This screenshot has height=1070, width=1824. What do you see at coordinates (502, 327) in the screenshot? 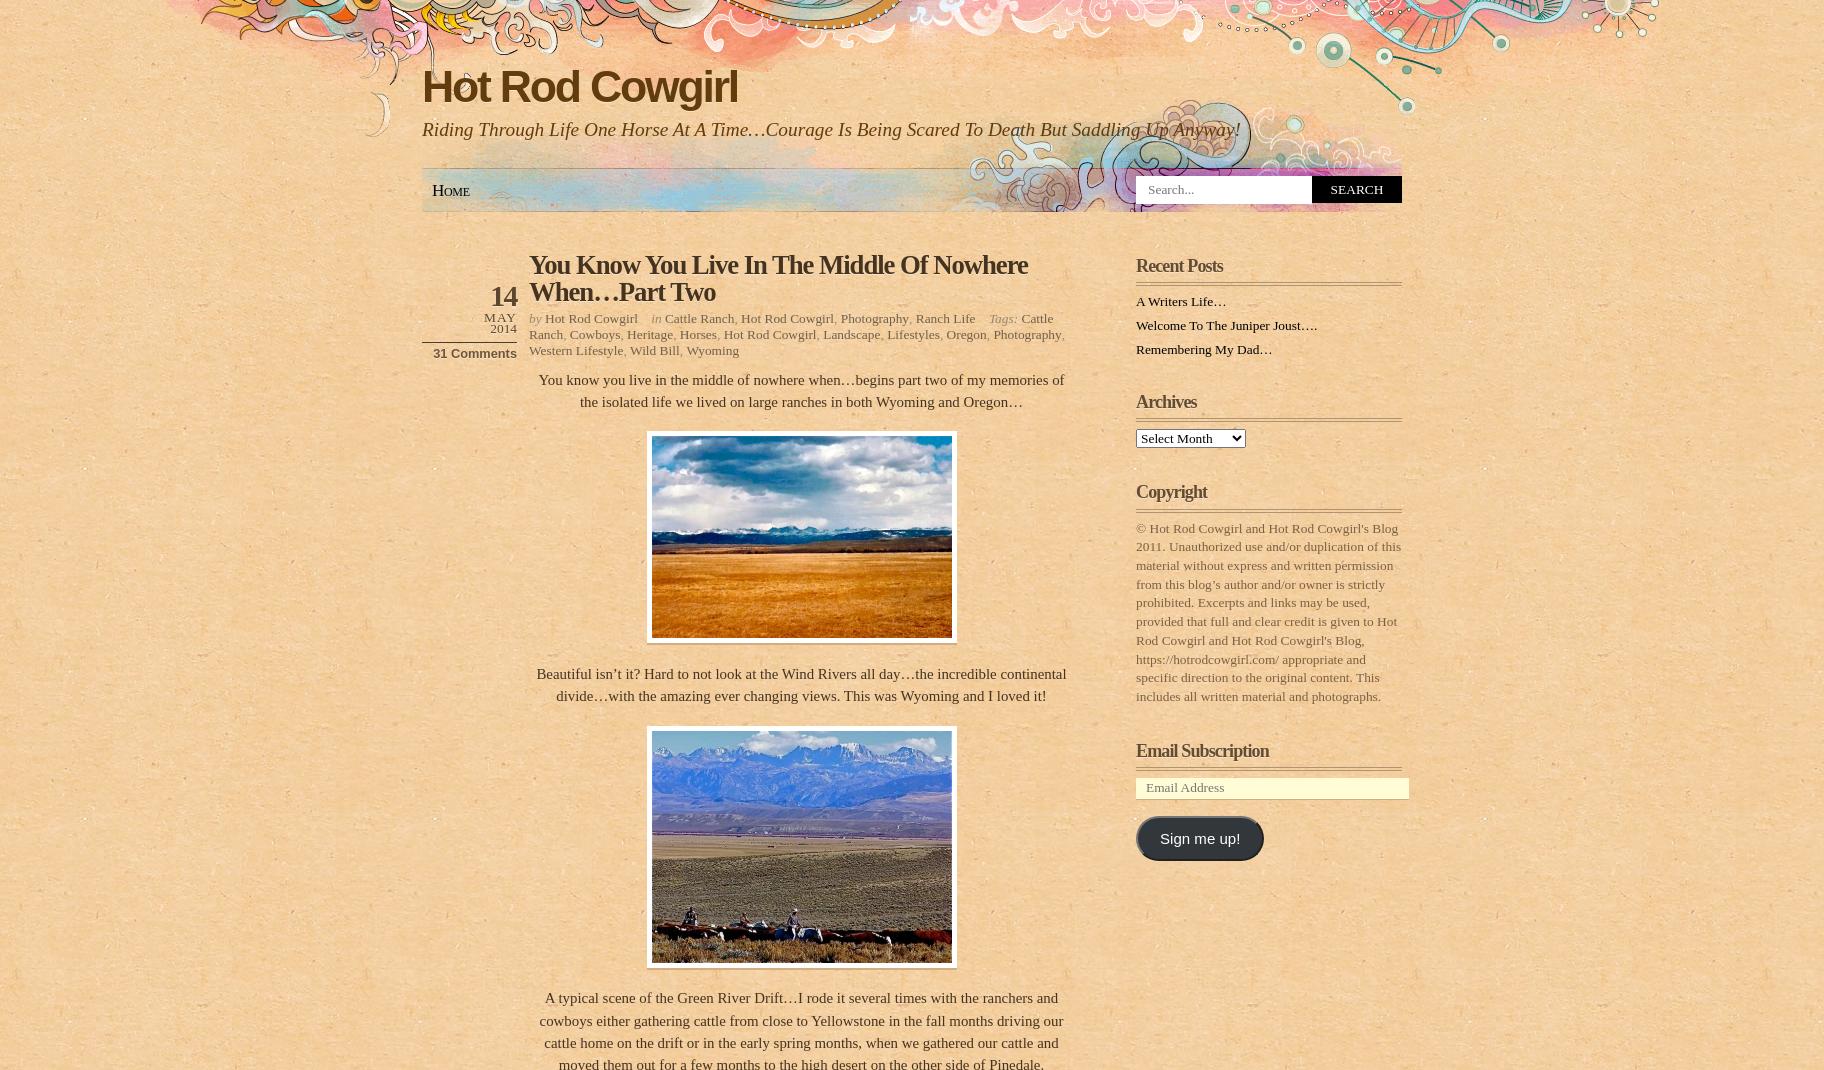
I see `'2014'` at bounding box center [502, 327].